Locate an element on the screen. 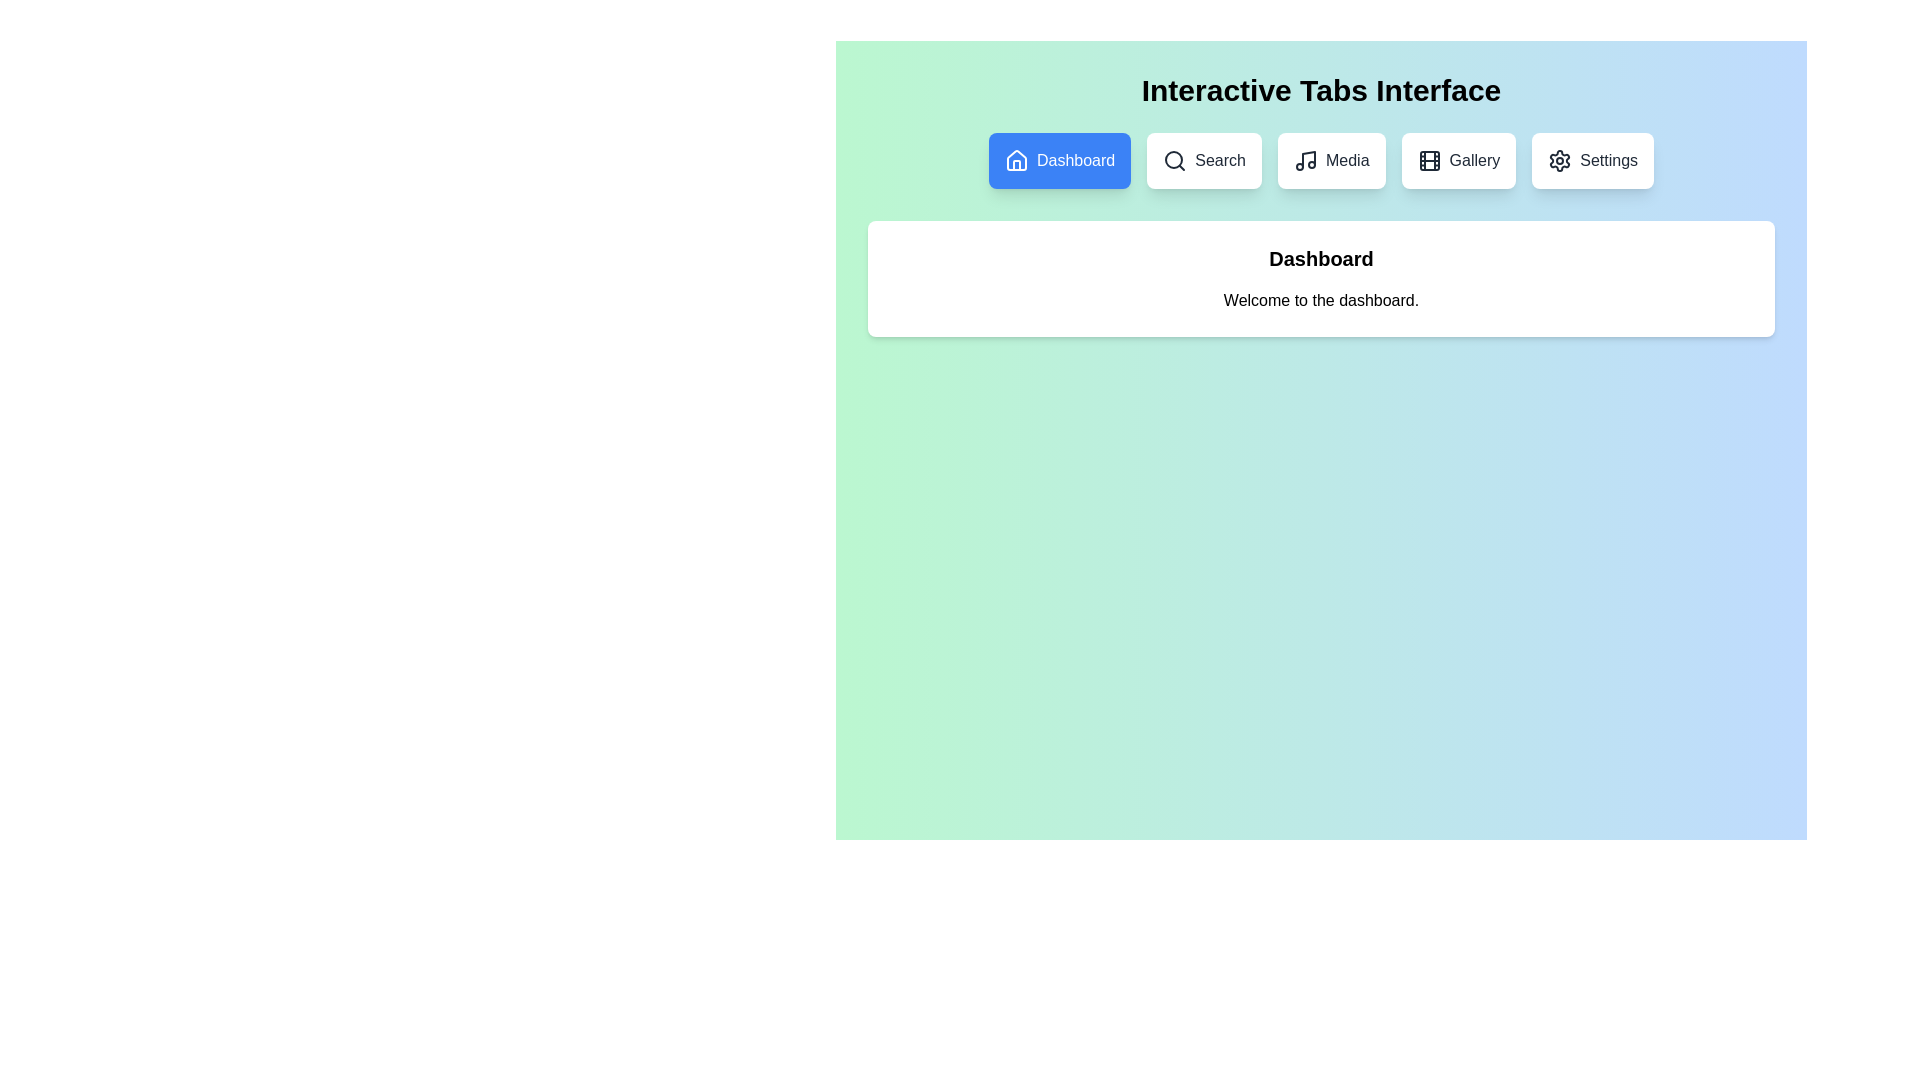 This screenshot has height=1080, width=1920. the house icon within the blue rectangular button labeled 'Dashboard' located in the top left corner of the button group to enhance user recognition and navigation is located at coordinates (1017, 160).